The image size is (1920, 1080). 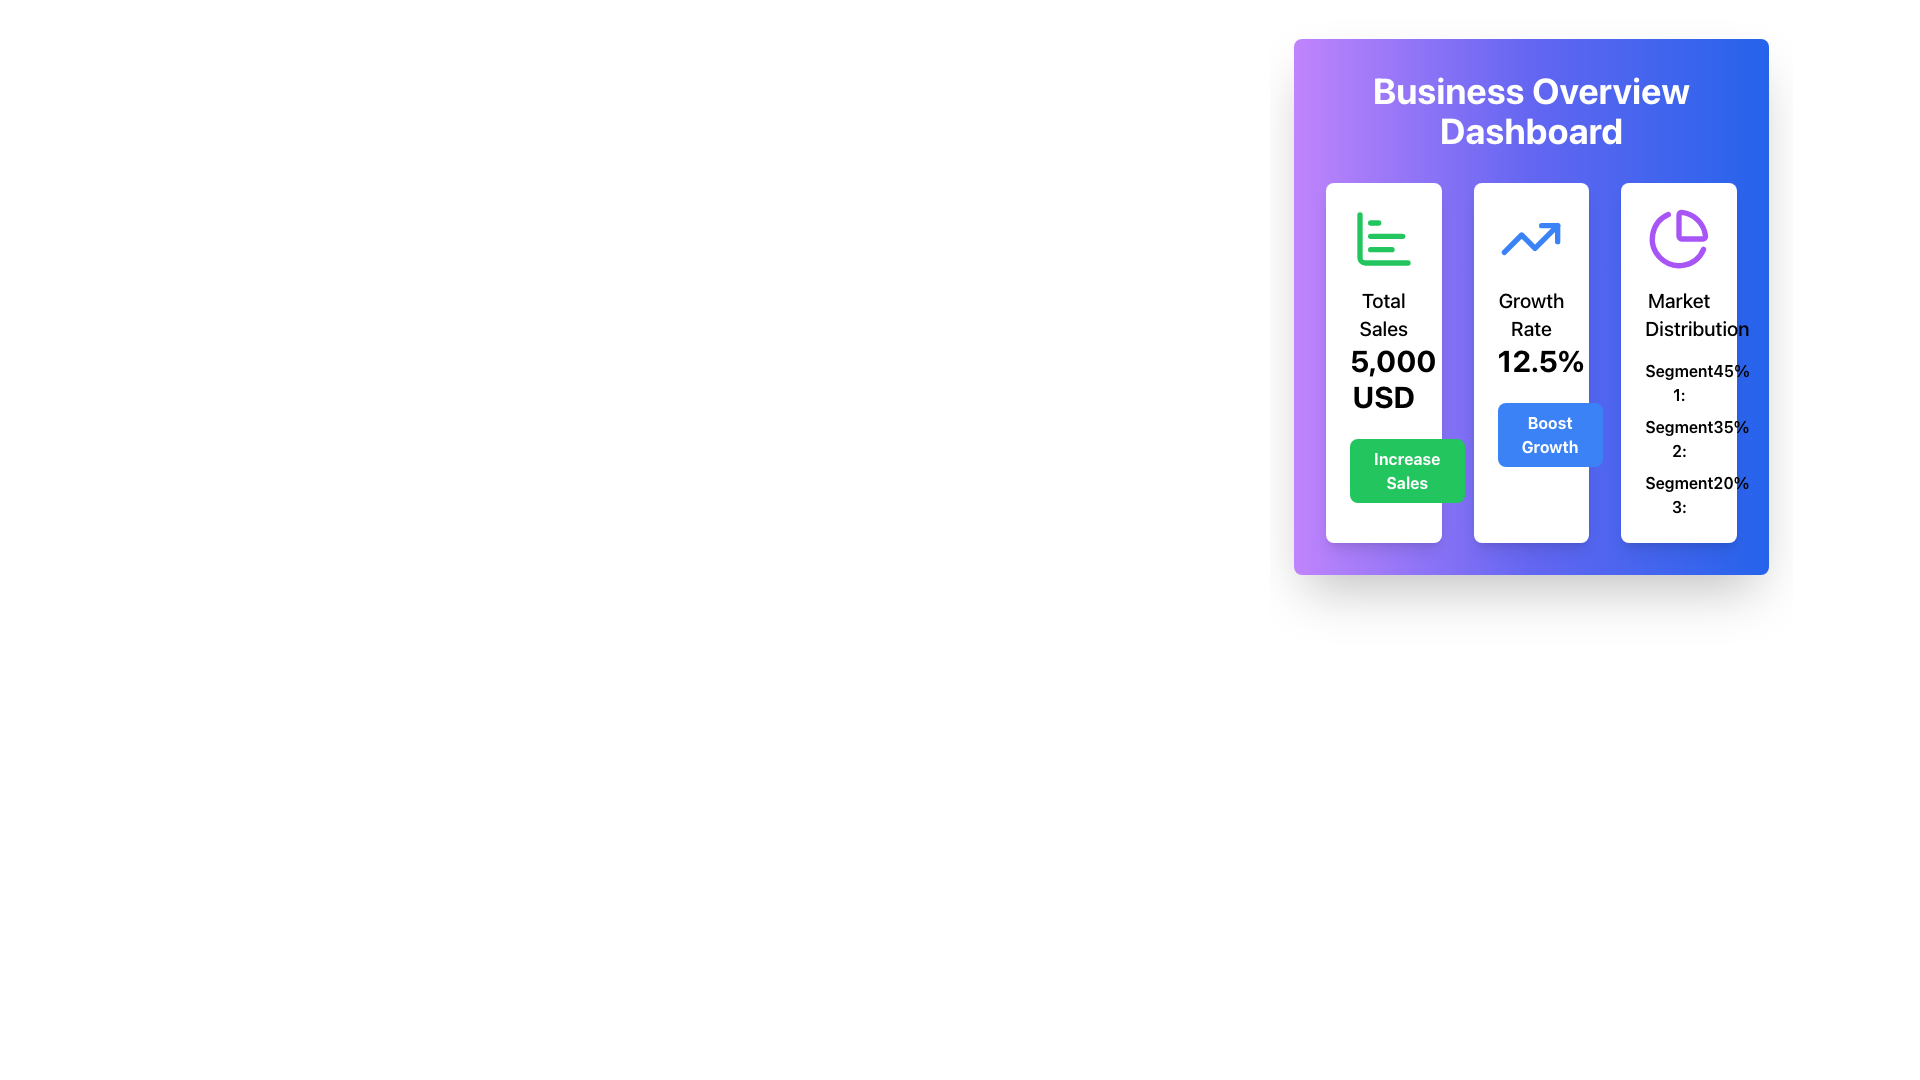 What do you see at coordinates (1678, 239) in the screenshot?
I see `the pie chart in the 'Market Distribution' section of the dashboard, which is a circular shape in purple color with a highlighted segment` at bounding box center [1678, 239].